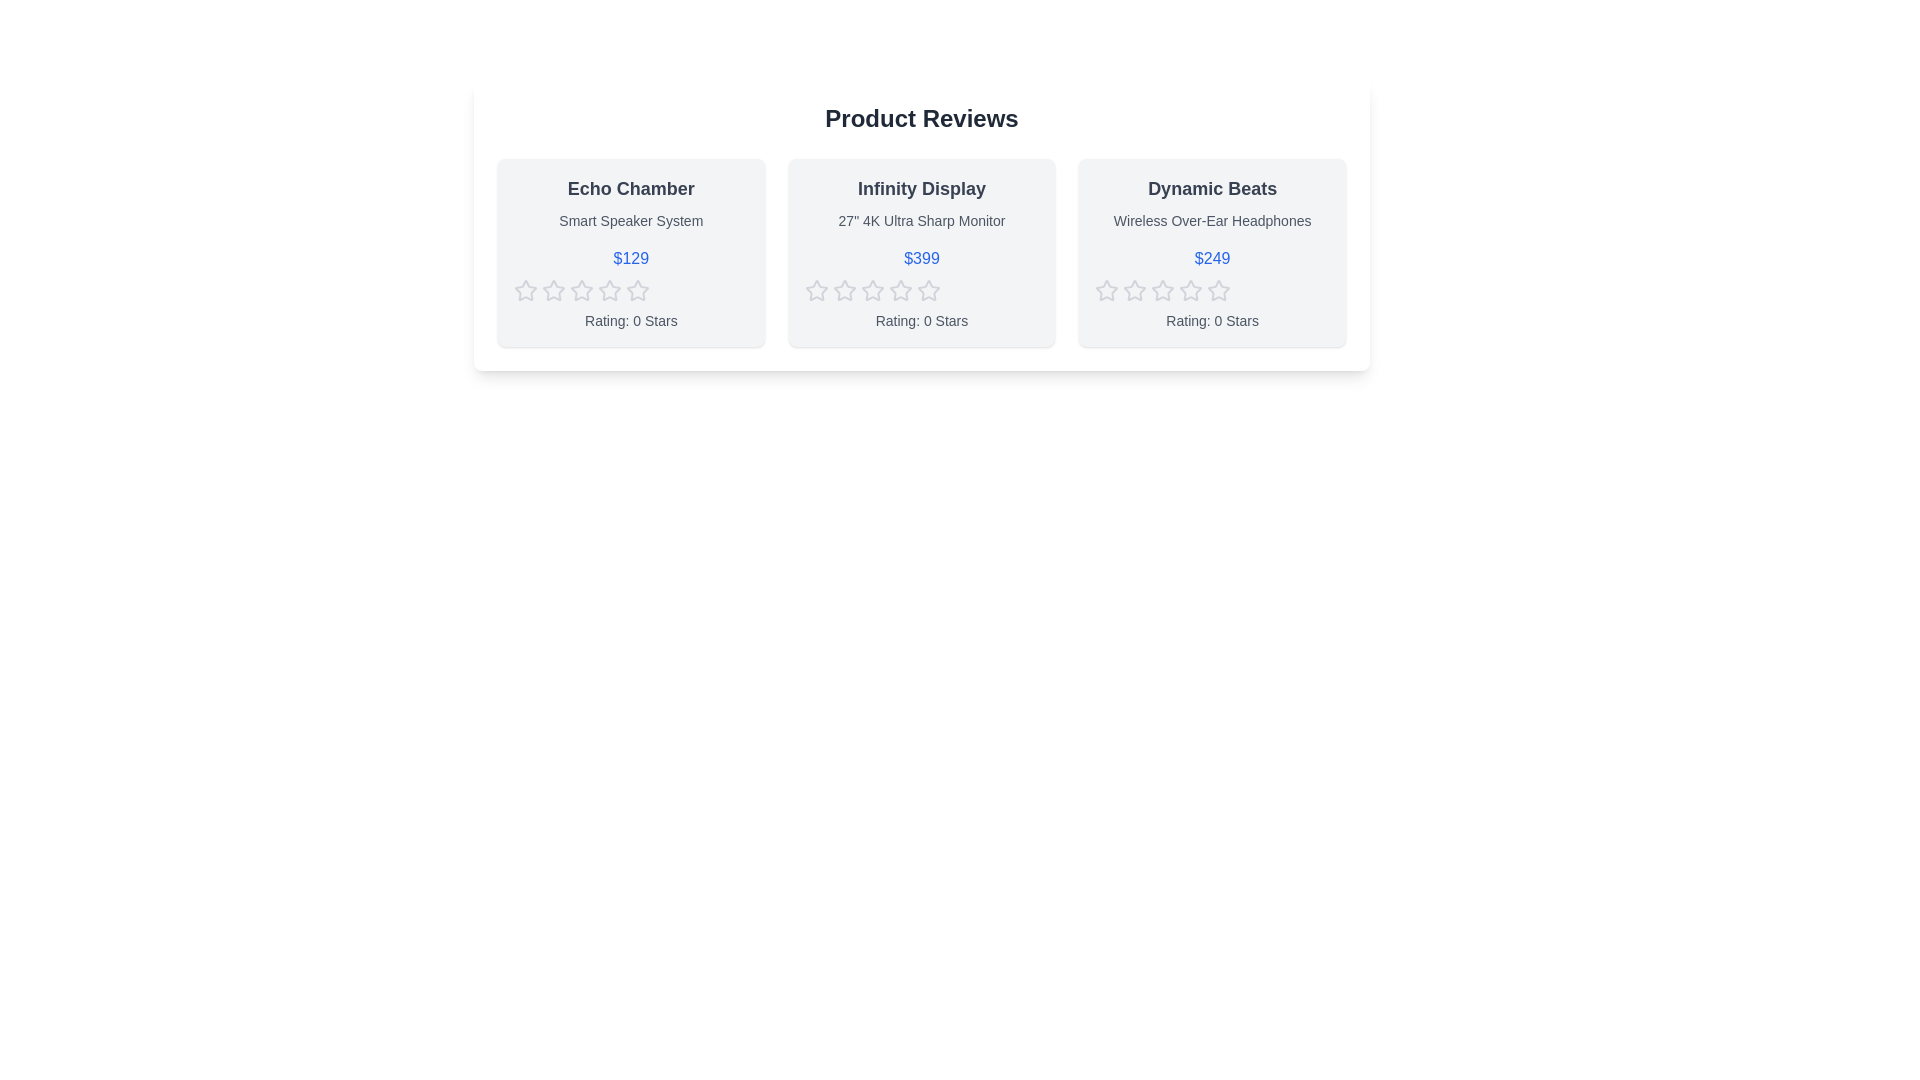 This screenshot has width=1920, height=1080. I want to click on the fifth star icon in the rating system for the 'Dynamic Beats' product card, so click(1191, 290).